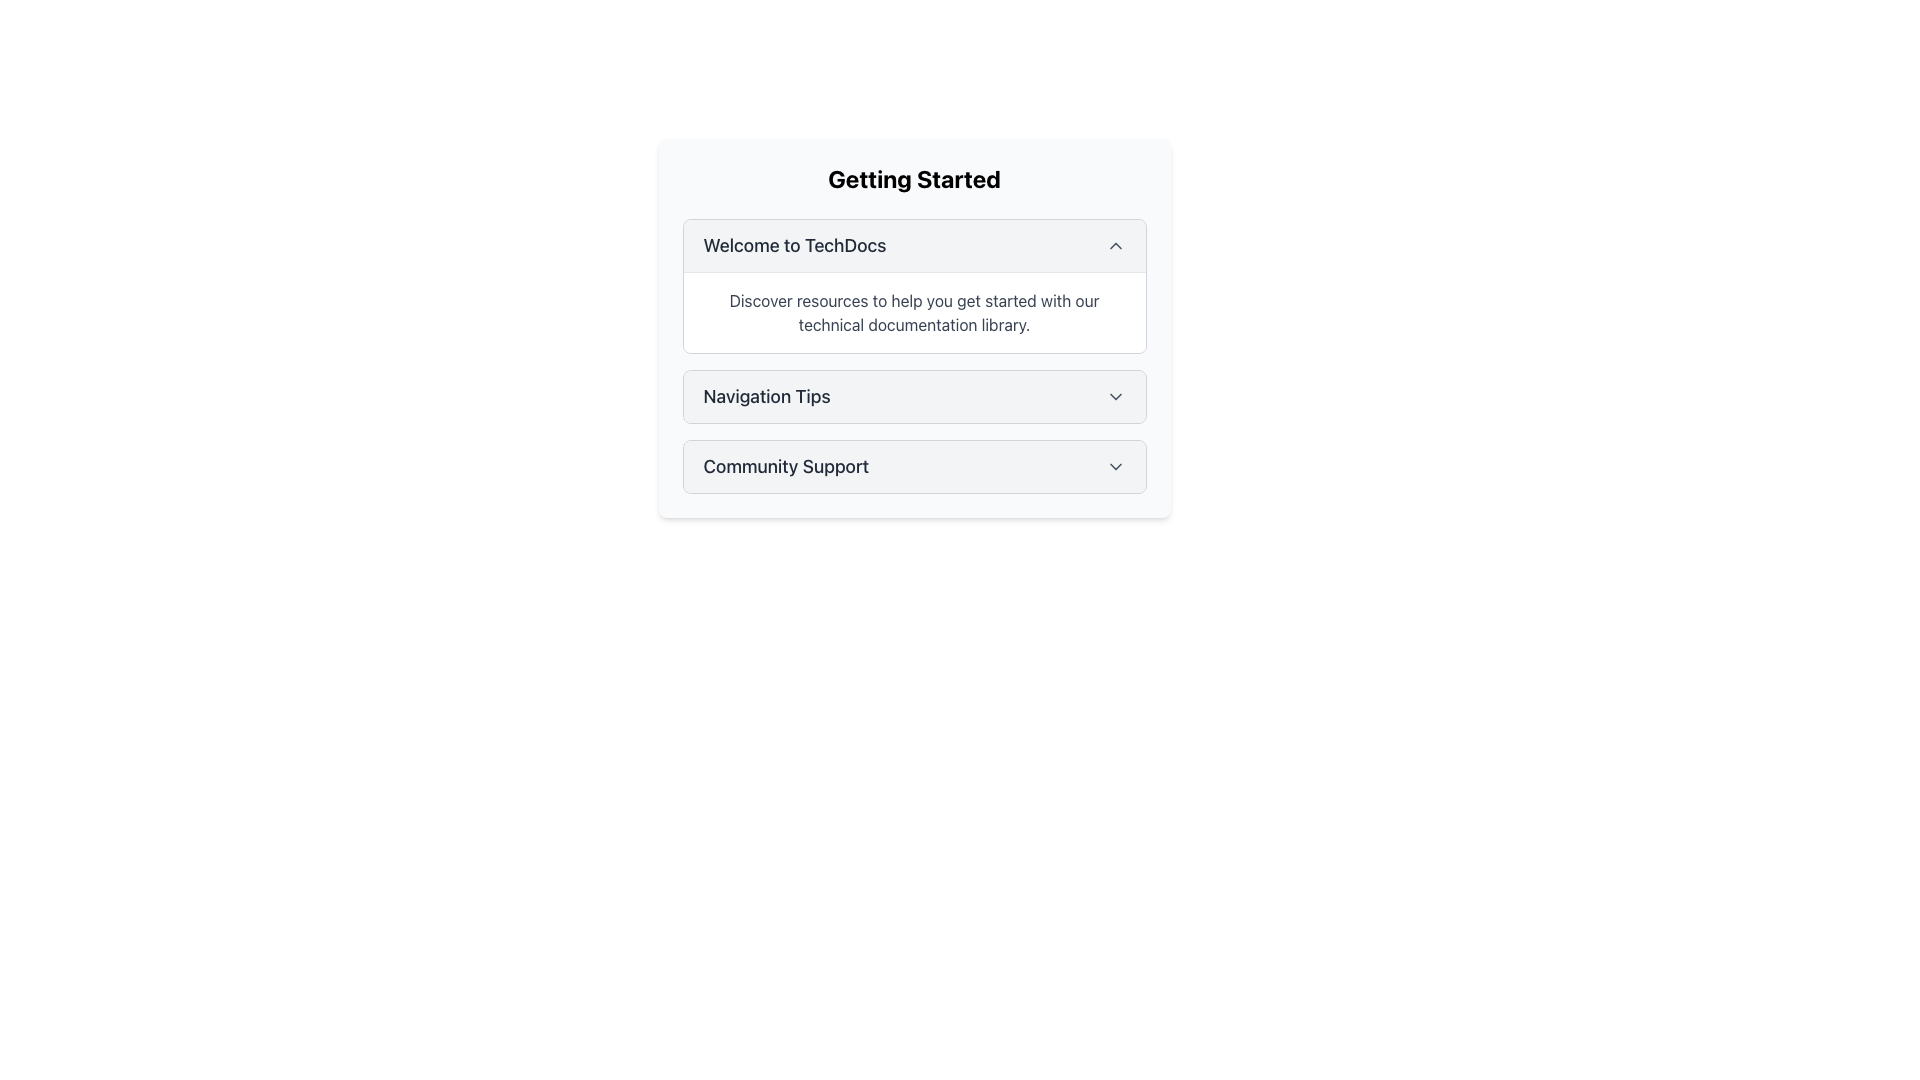 The height and width of the screenshot is (1080, 1920). Describe the element at coordinates (1114, 397) in the screenshot. I see `the downward-facing chevron icon` at that location.